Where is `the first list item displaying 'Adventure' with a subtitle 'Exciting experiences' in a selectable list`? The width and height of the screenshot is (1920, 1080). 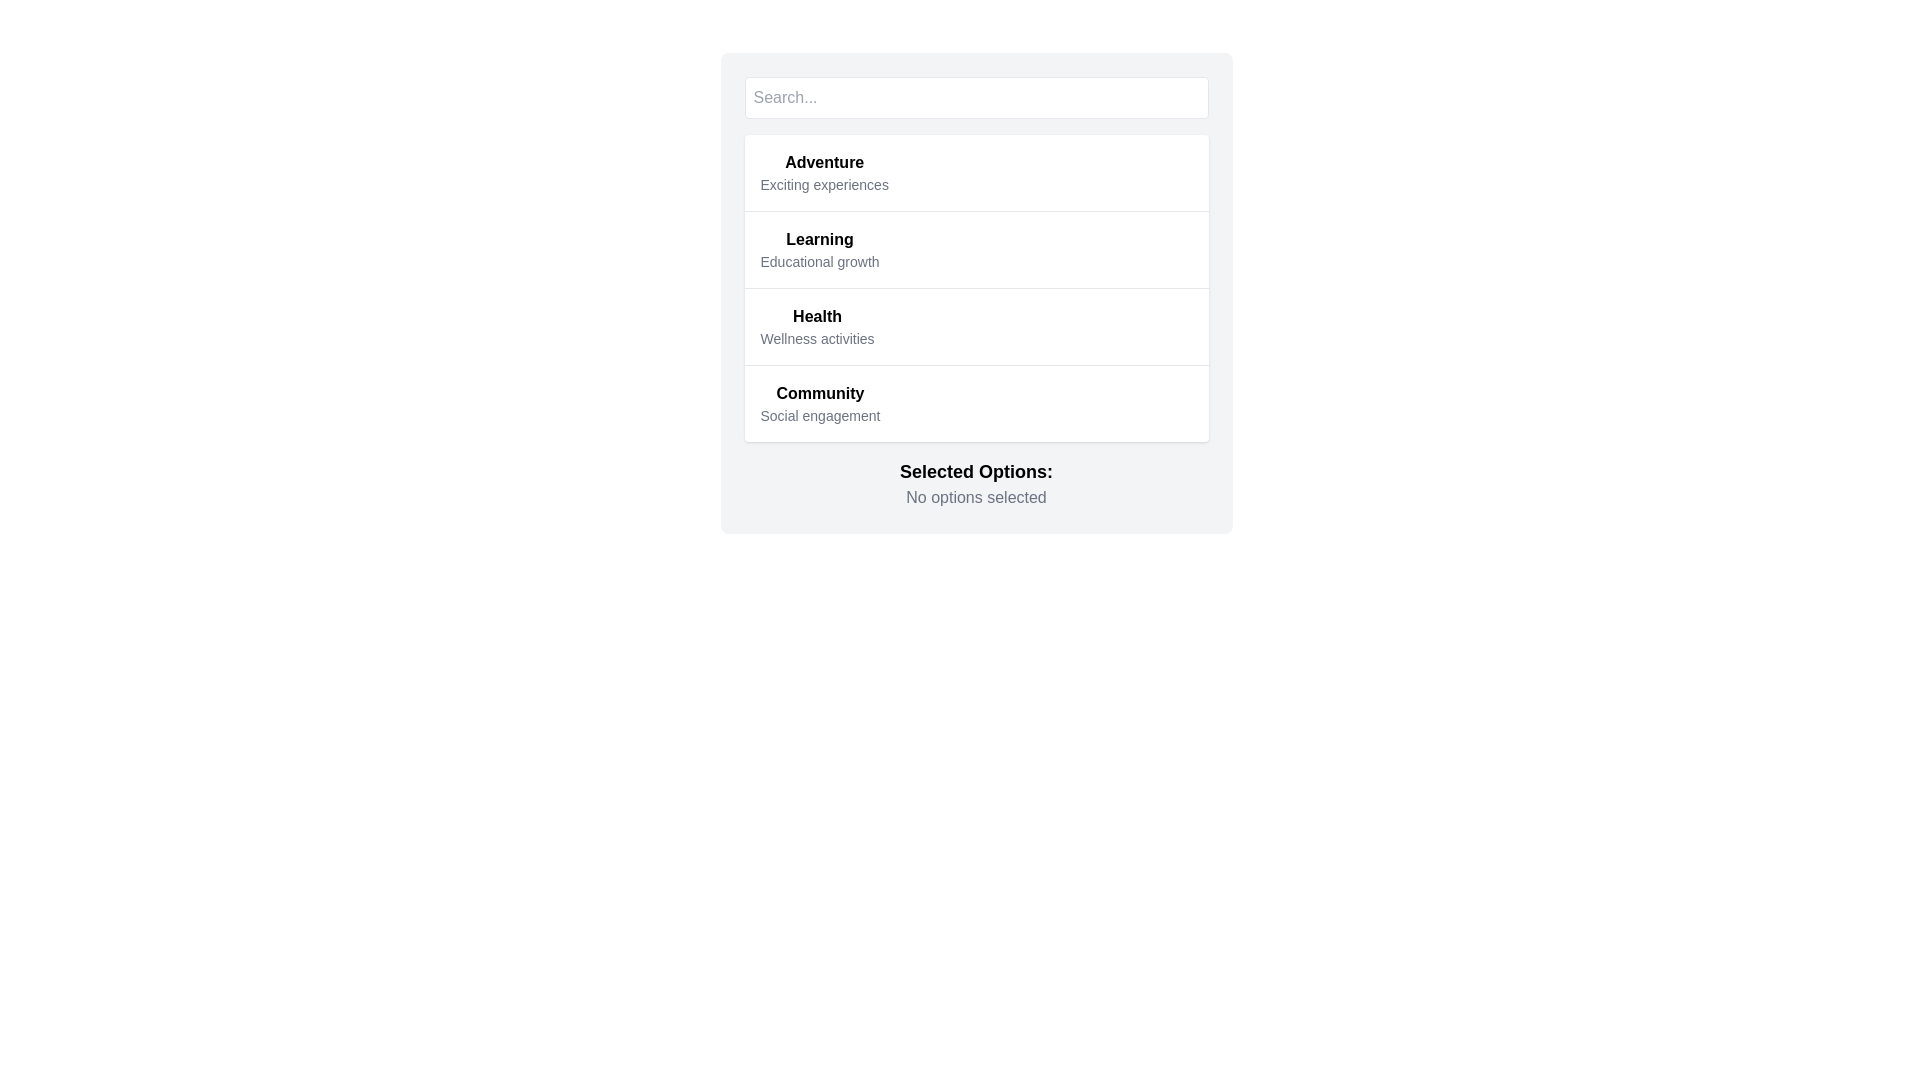 the first list item displaying 'Adventure' with a subtitle 'Exciting experiences' in a selectable list is located at coordinates (976, 172).